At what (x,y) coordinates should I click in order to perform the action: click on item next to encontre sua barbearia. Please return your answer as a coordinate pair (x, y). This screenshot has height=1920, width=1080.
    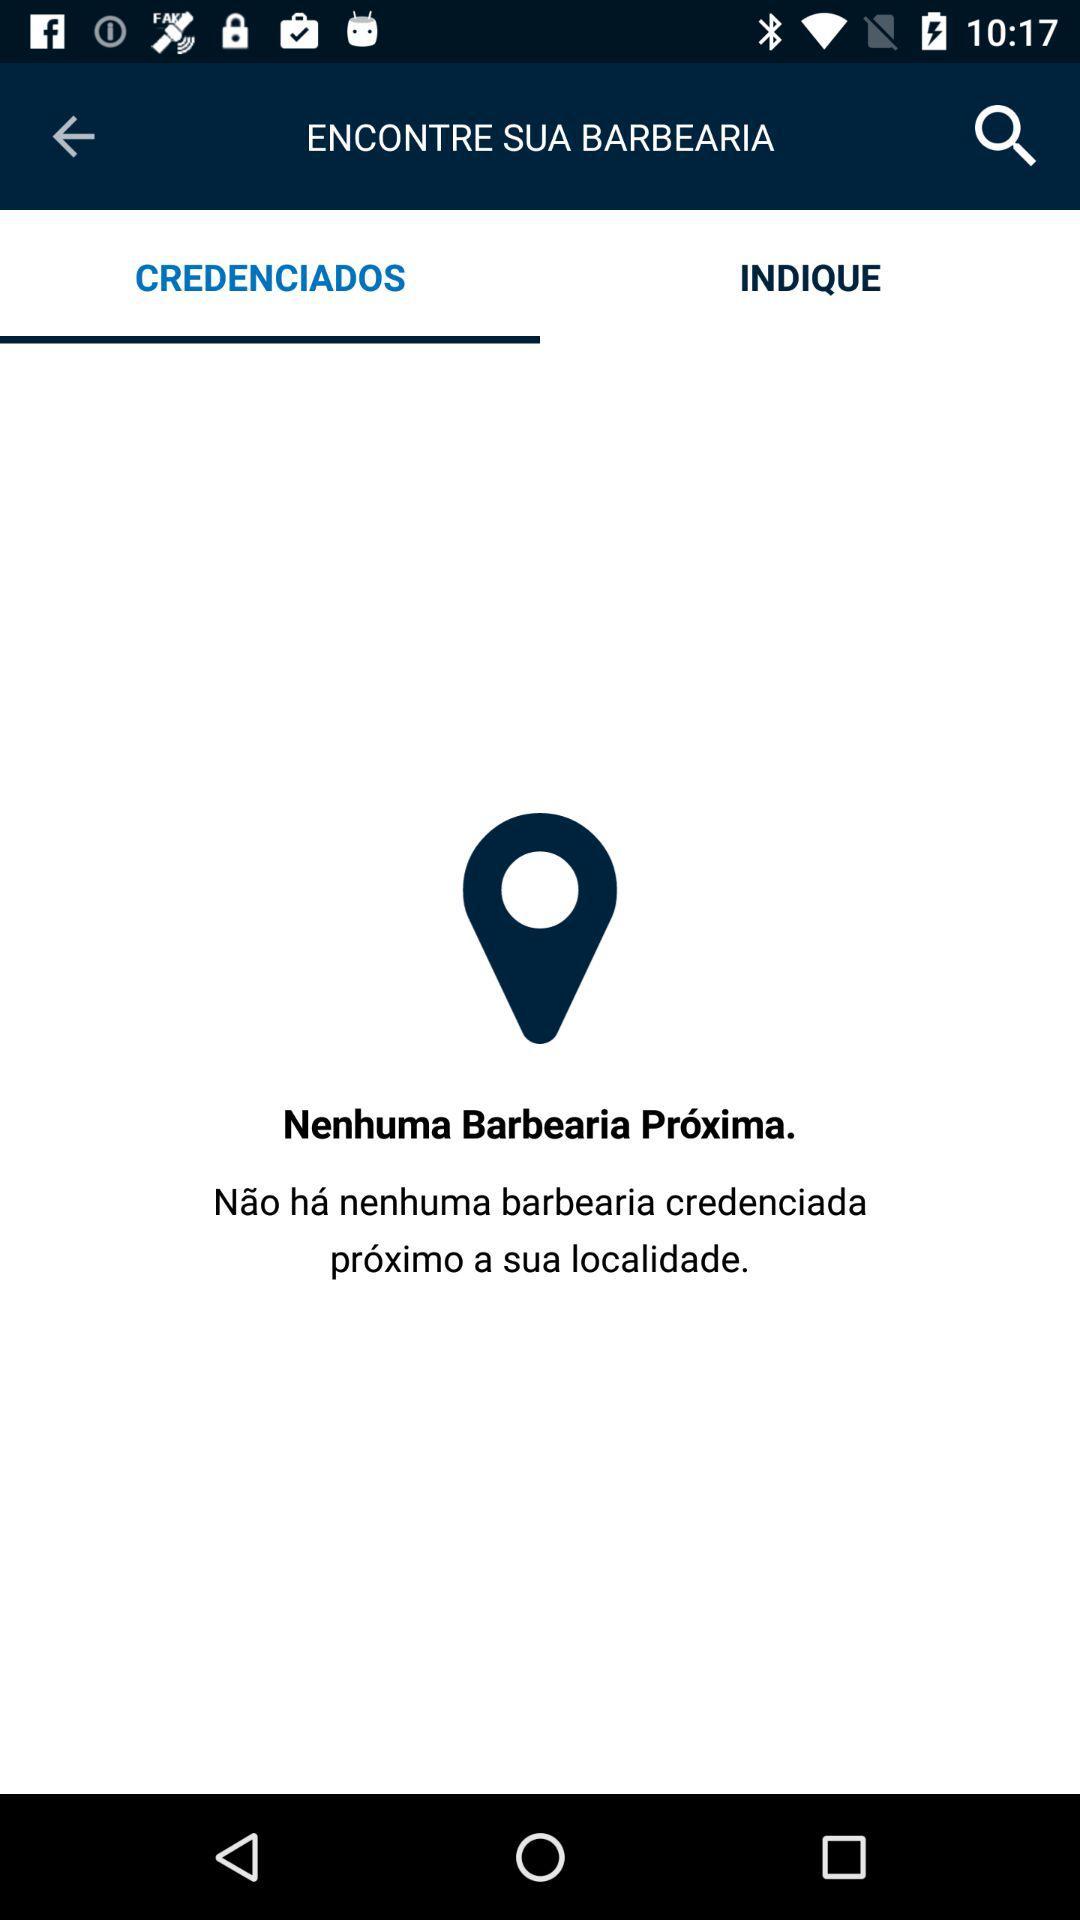
    Looking at the image, I should click on (72, 135).